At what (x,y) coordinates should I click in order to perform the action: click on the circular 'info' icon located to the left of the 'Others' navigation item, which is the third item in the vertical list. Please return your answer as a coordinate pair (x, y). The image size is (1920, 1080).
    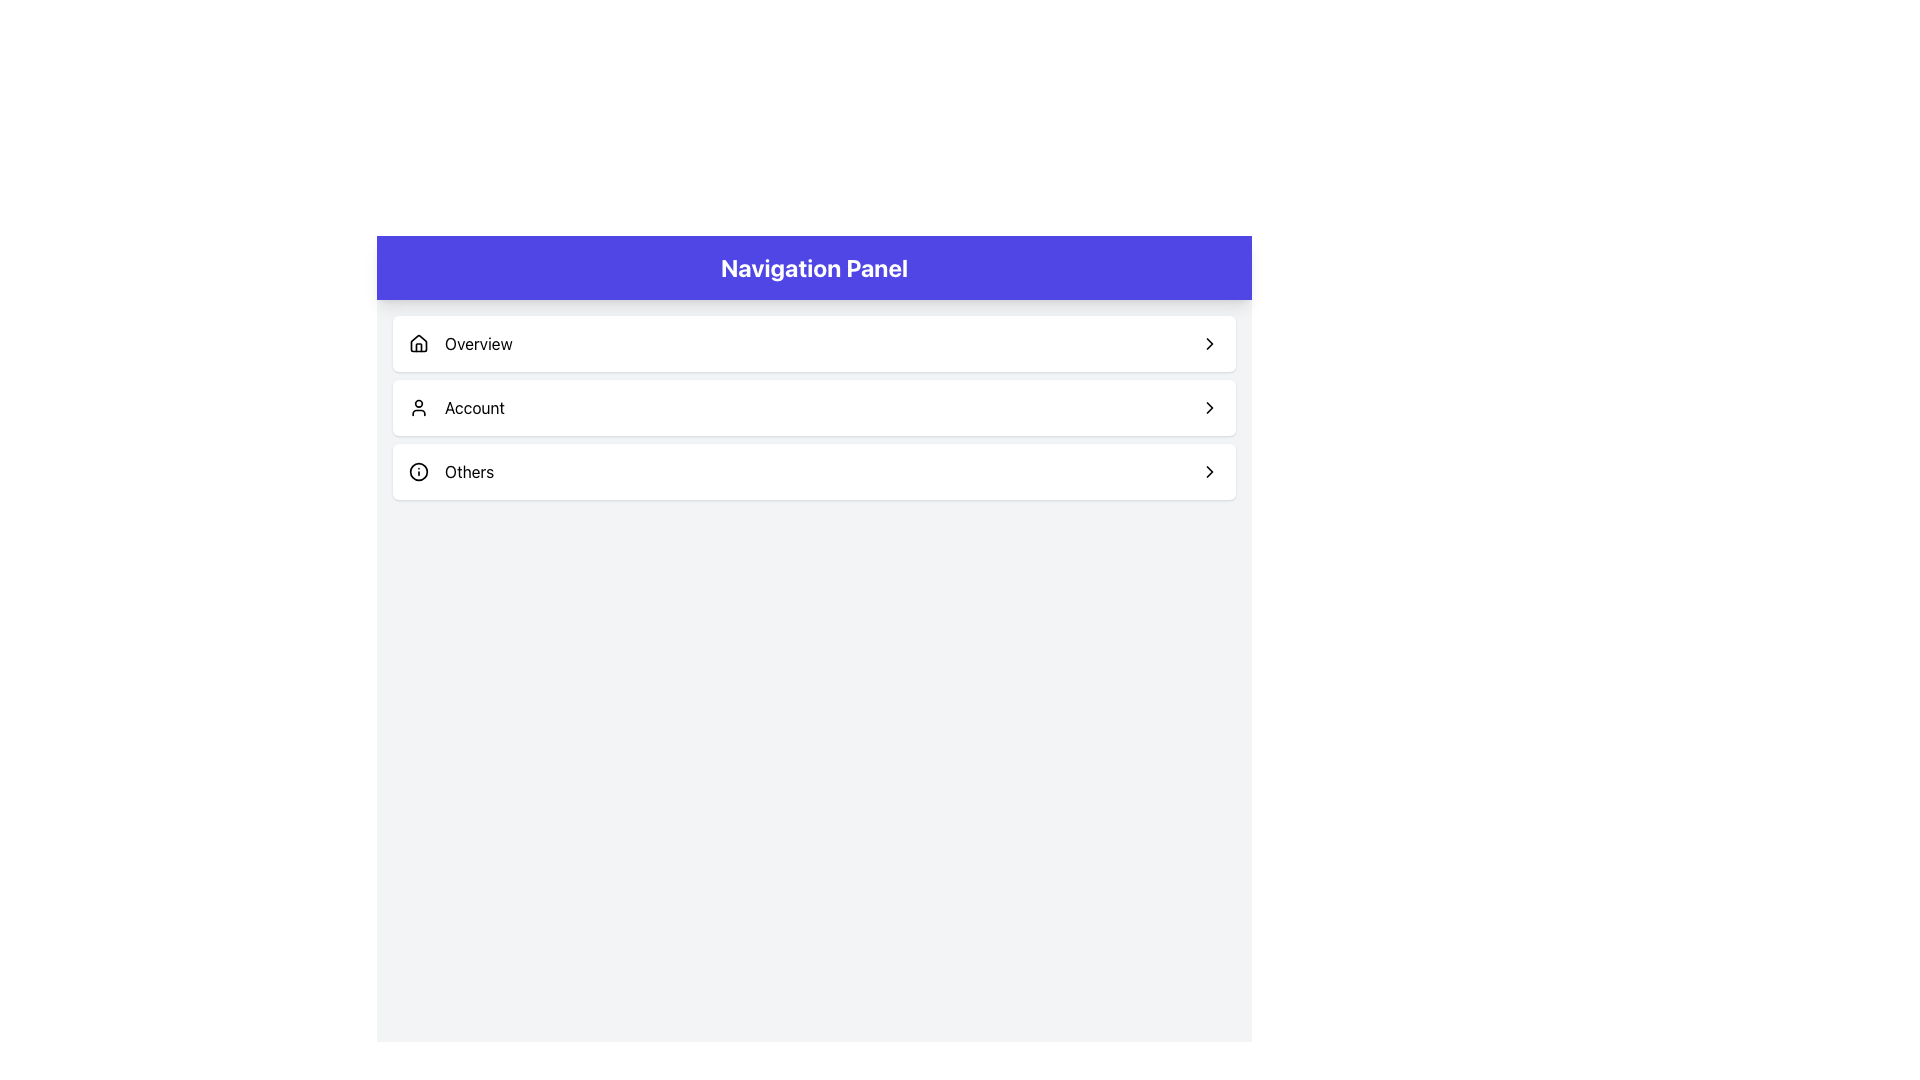
    Looking at the image, I should click on (417, 471).